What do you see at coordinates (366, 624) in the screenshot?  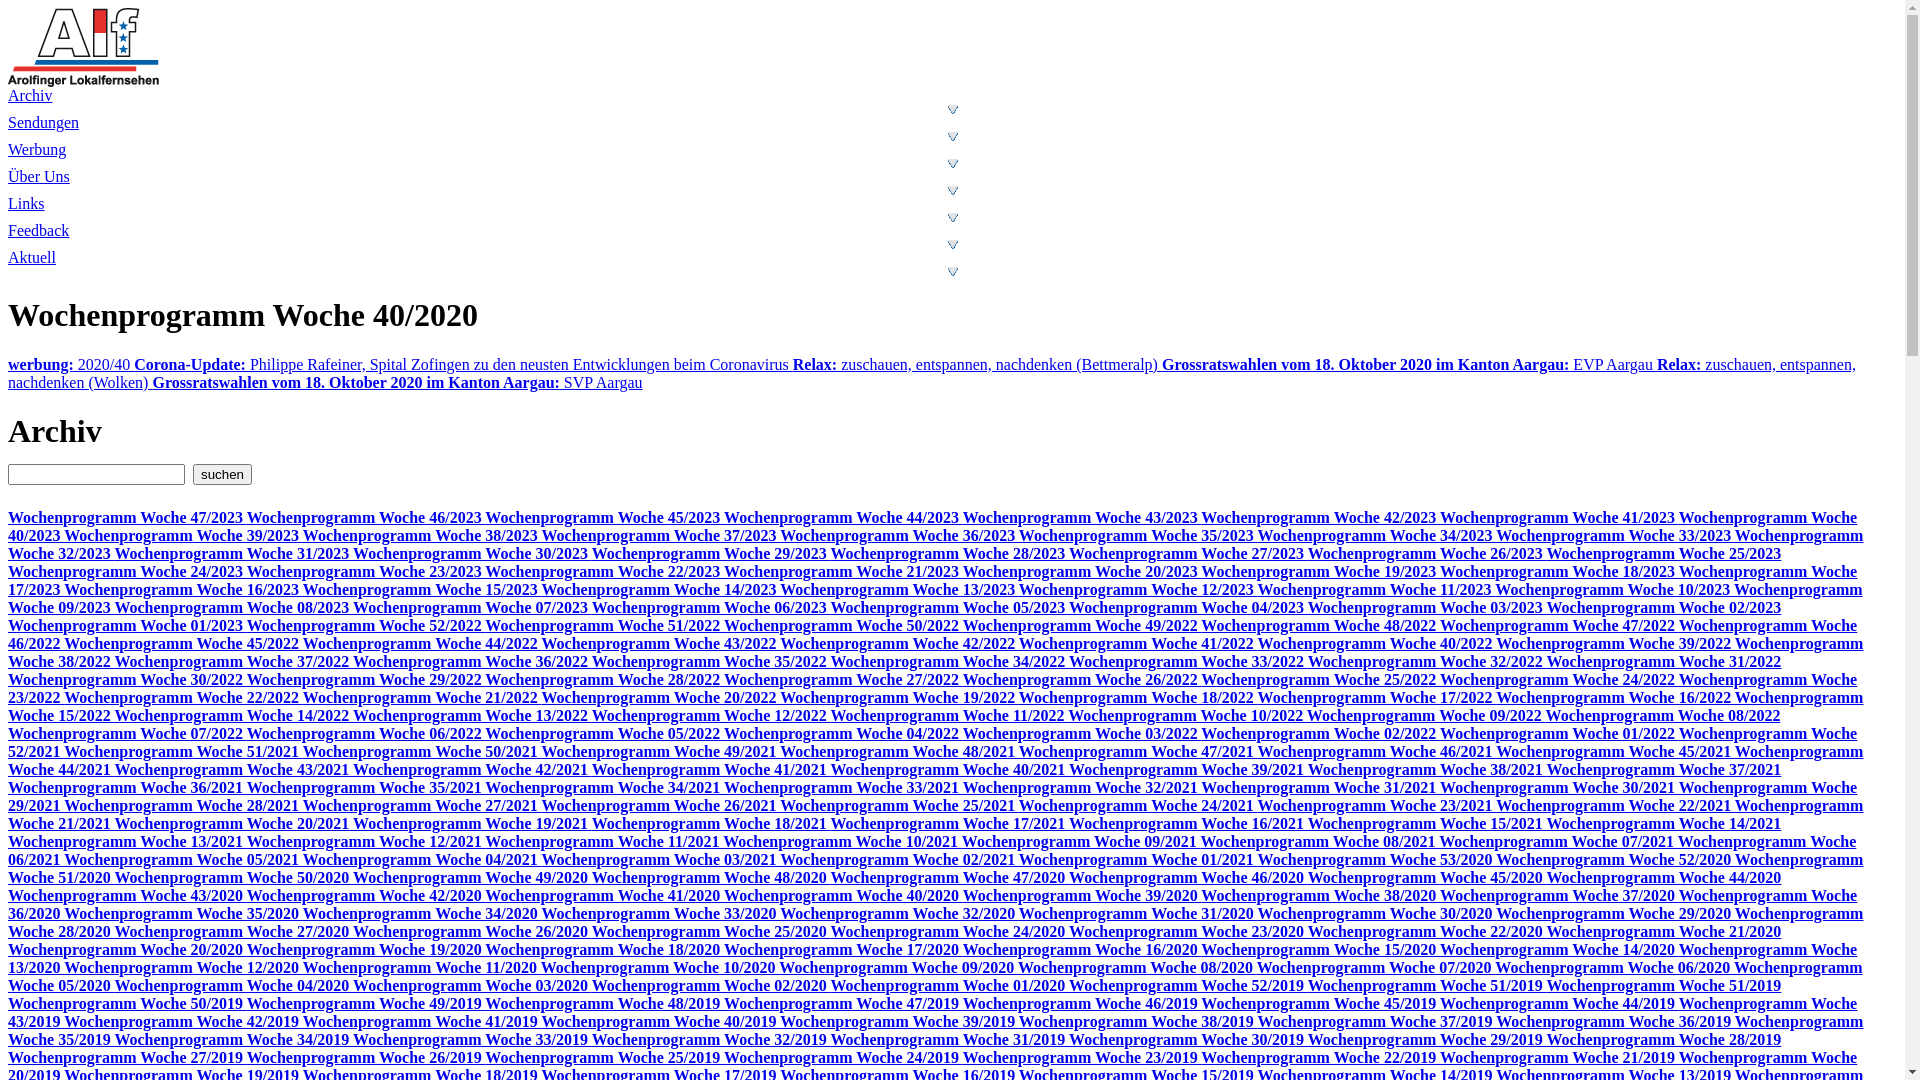 I see `'Wochenprogramm Woche 52/2022'` at bounding box center [366, 624].